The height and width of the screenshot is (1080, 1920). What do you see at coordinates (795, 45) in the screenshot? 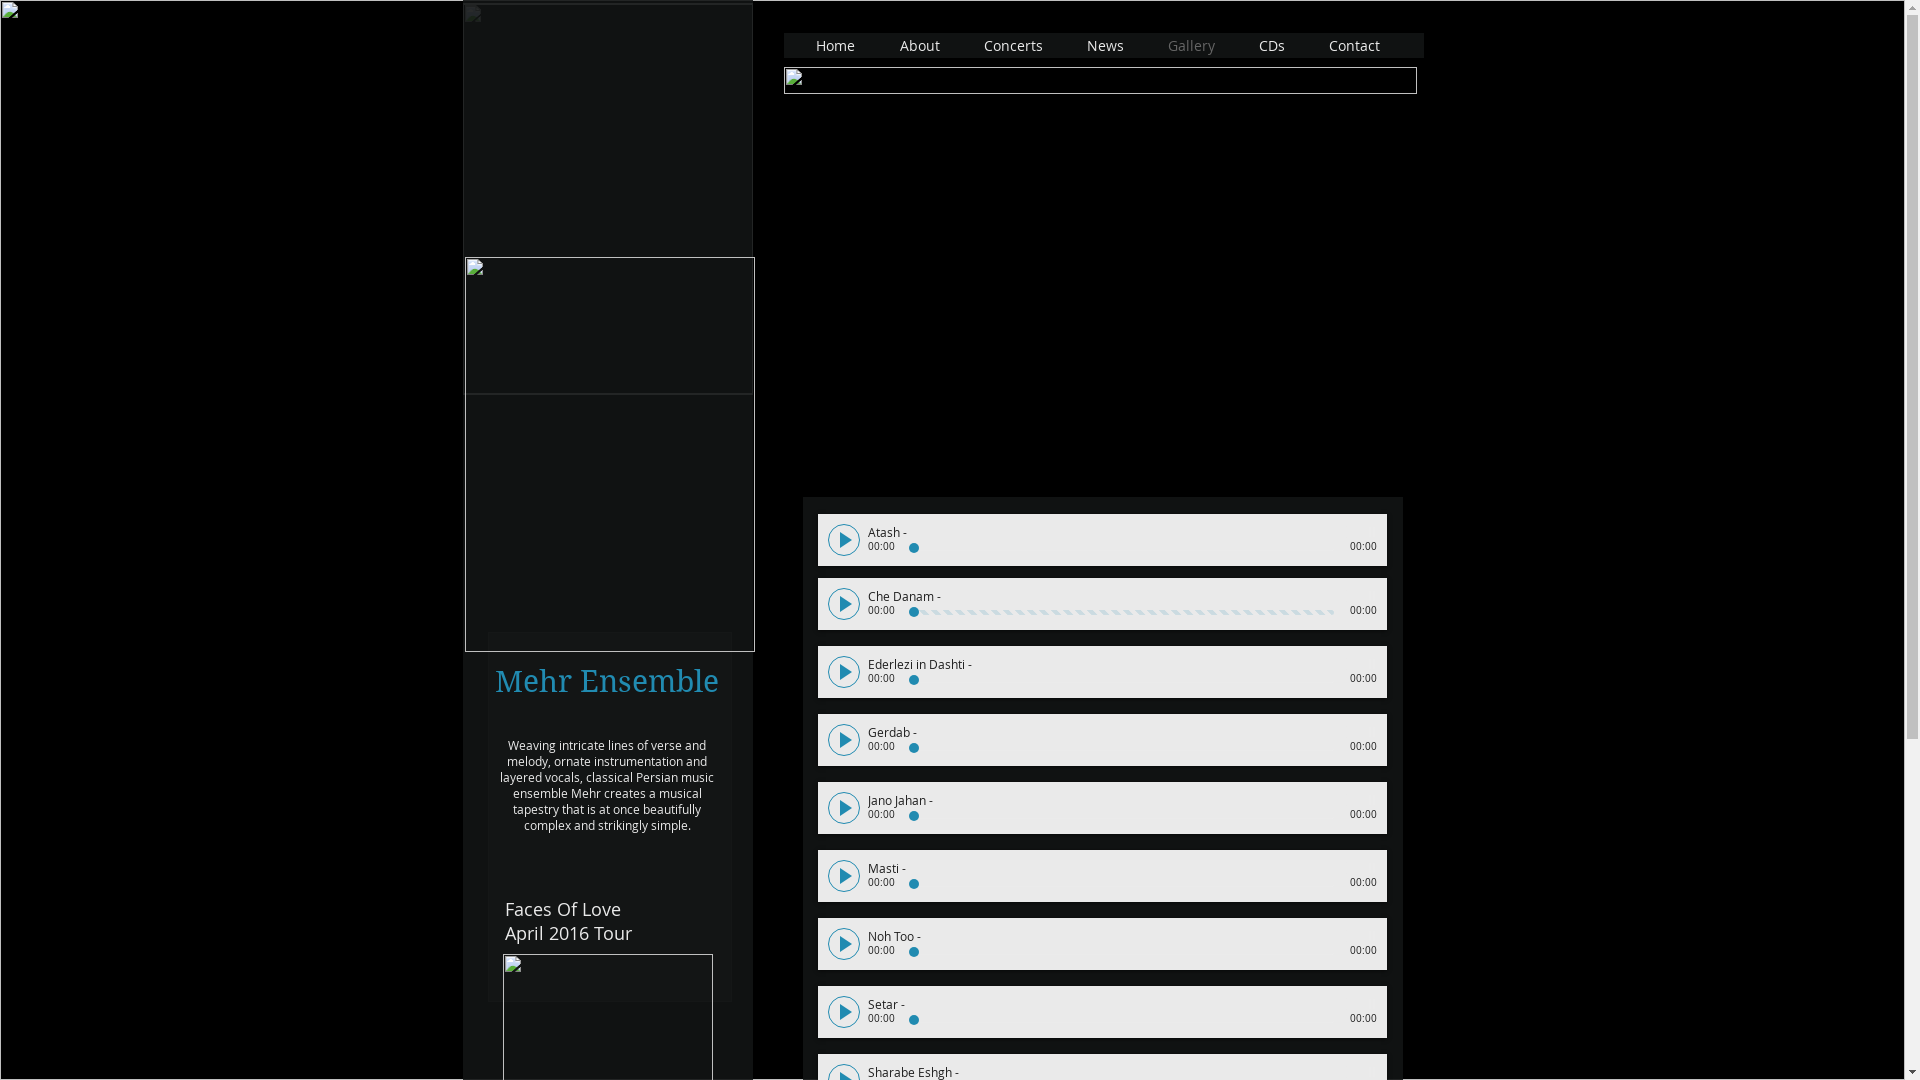
I see `'Home'` at bounding box center [795, 45].